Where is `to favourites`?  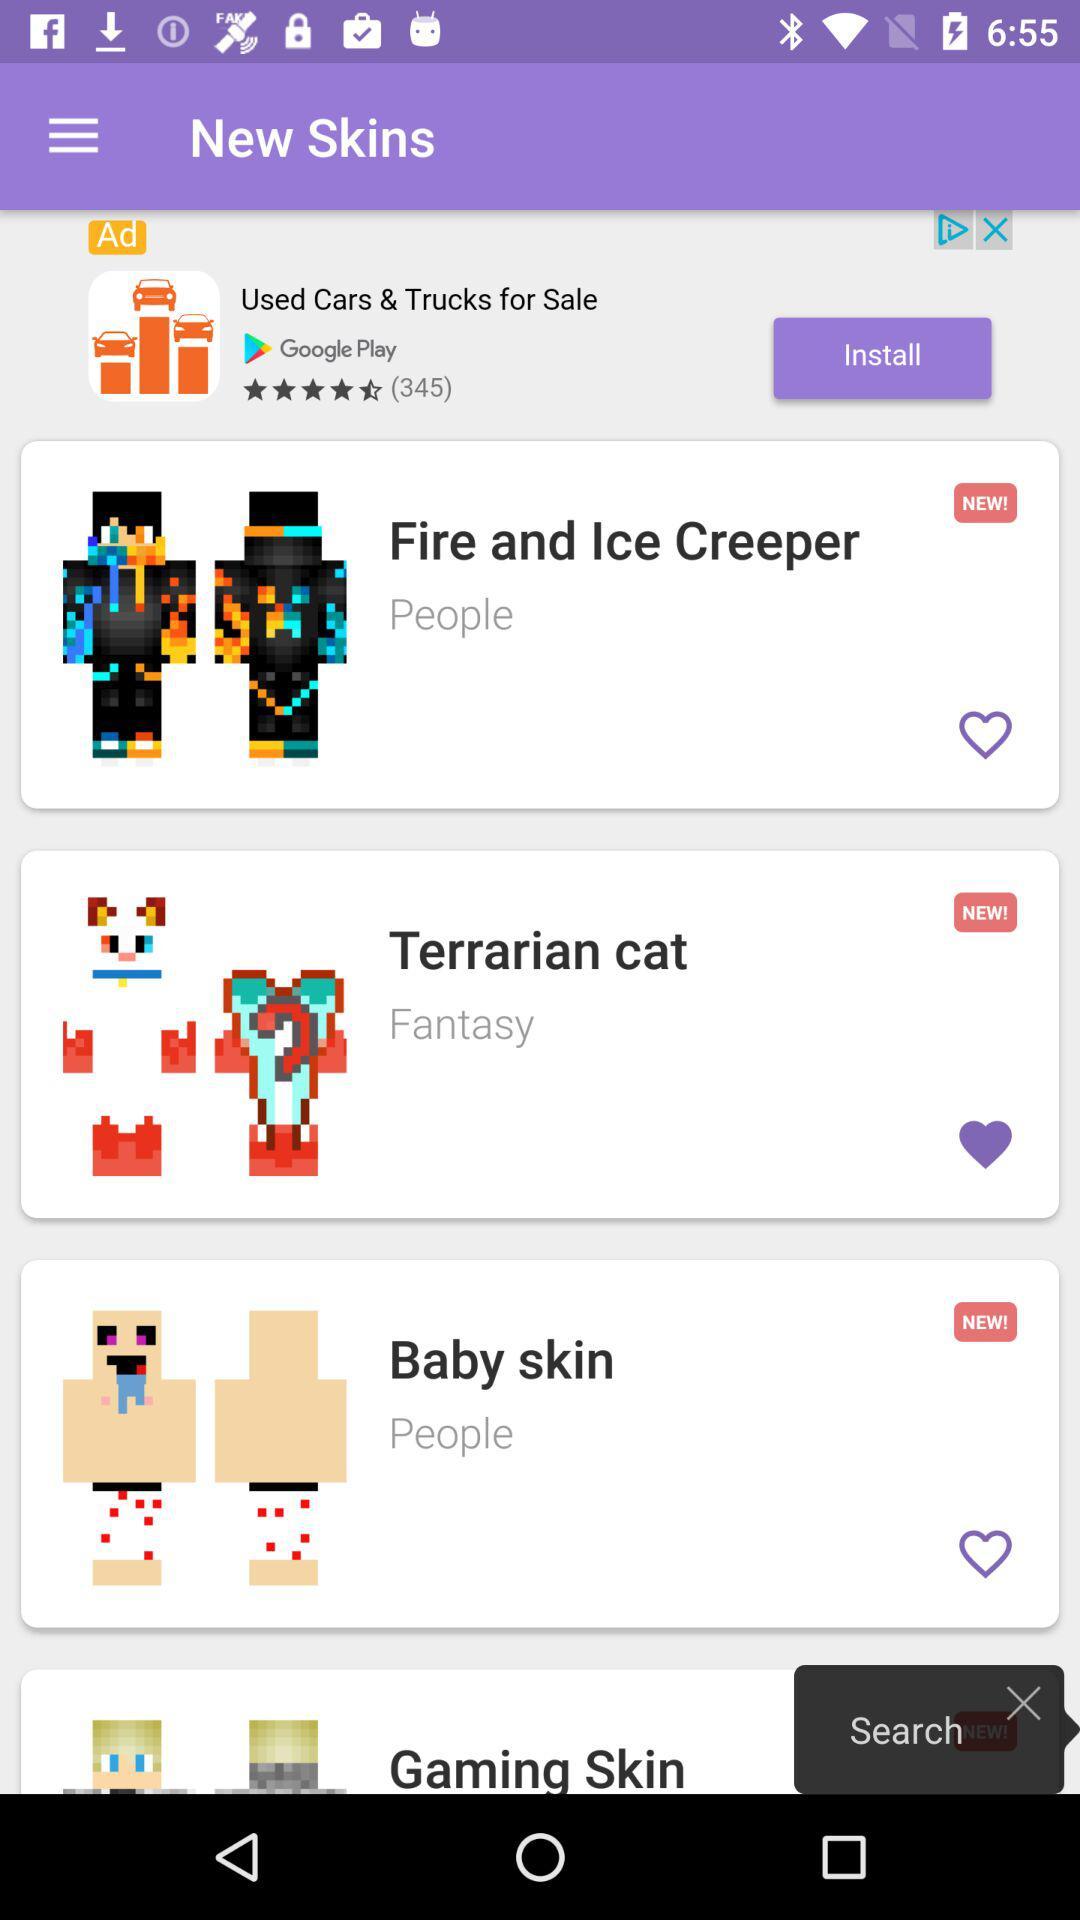 to favourites is located at coordinates (984, 1553).